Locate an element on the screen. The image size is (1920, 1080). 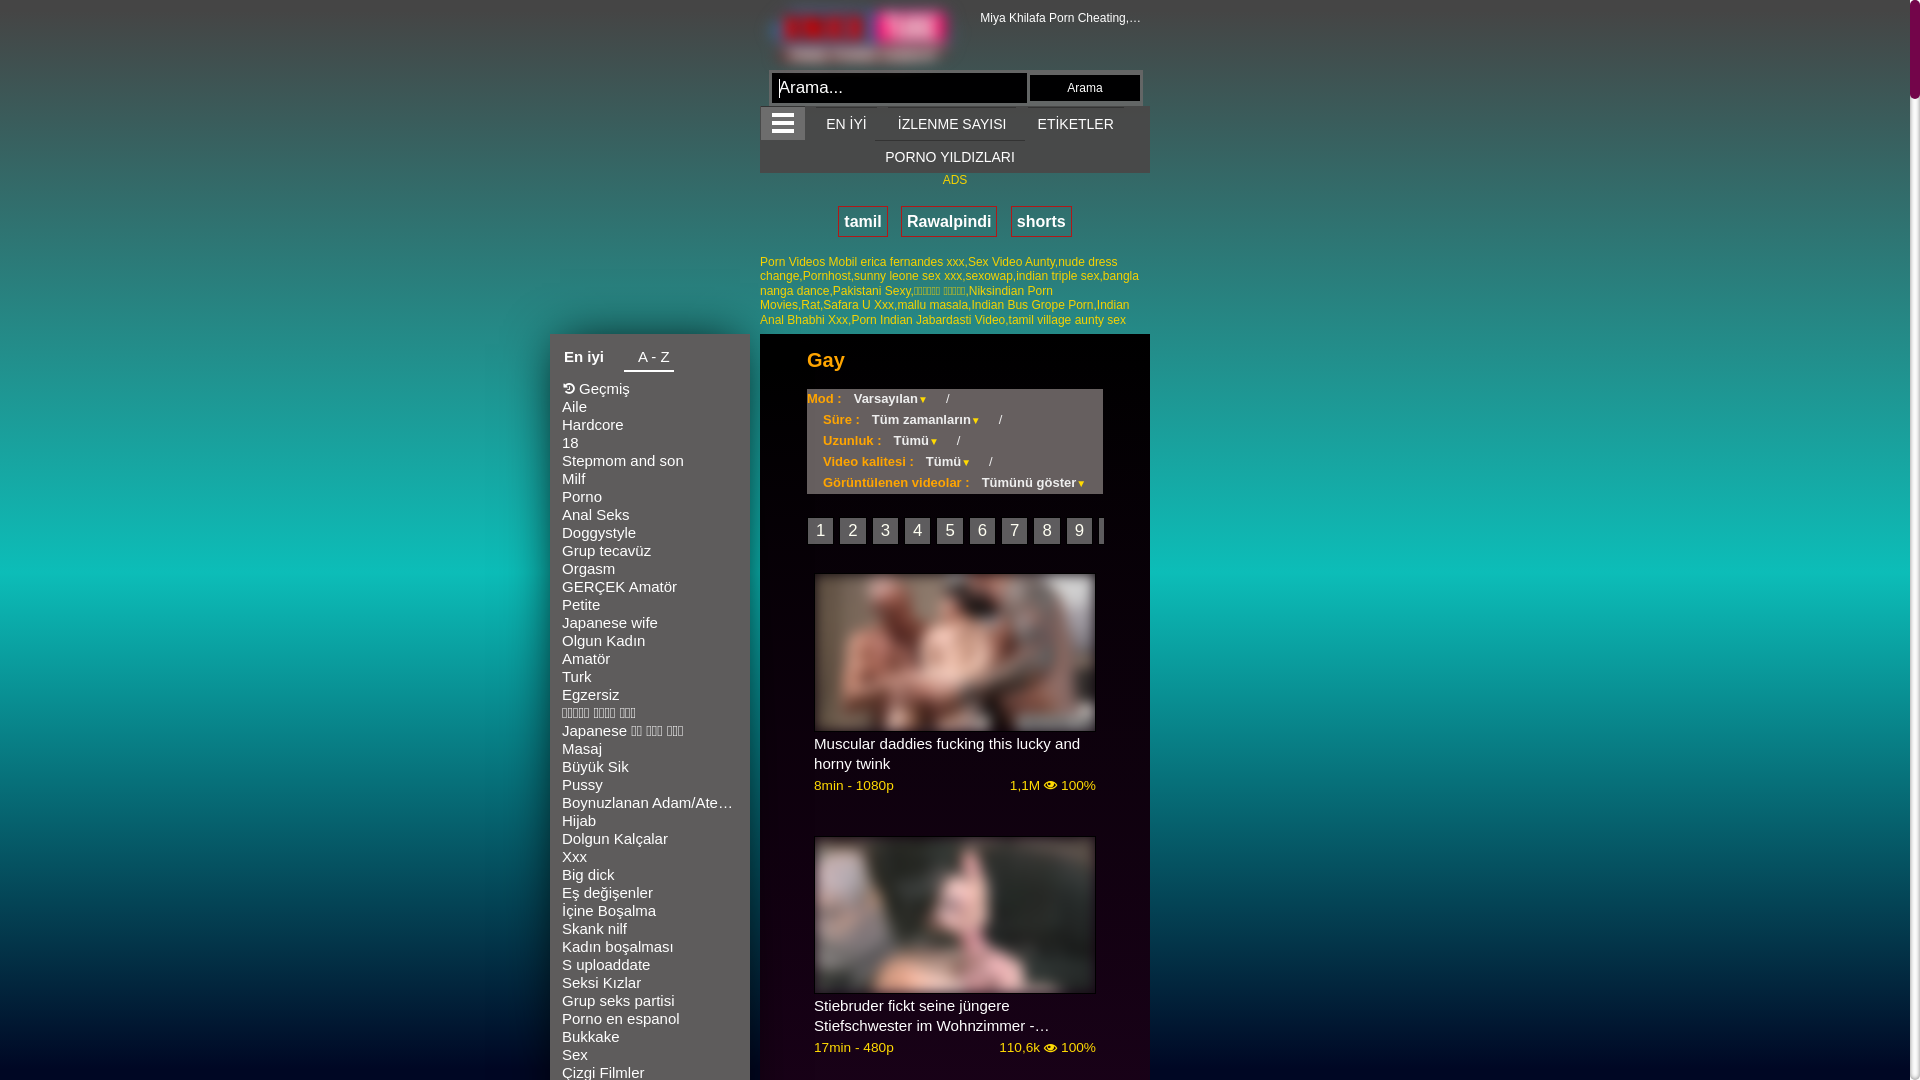
'Aile' is located at coordinates (649, 406).